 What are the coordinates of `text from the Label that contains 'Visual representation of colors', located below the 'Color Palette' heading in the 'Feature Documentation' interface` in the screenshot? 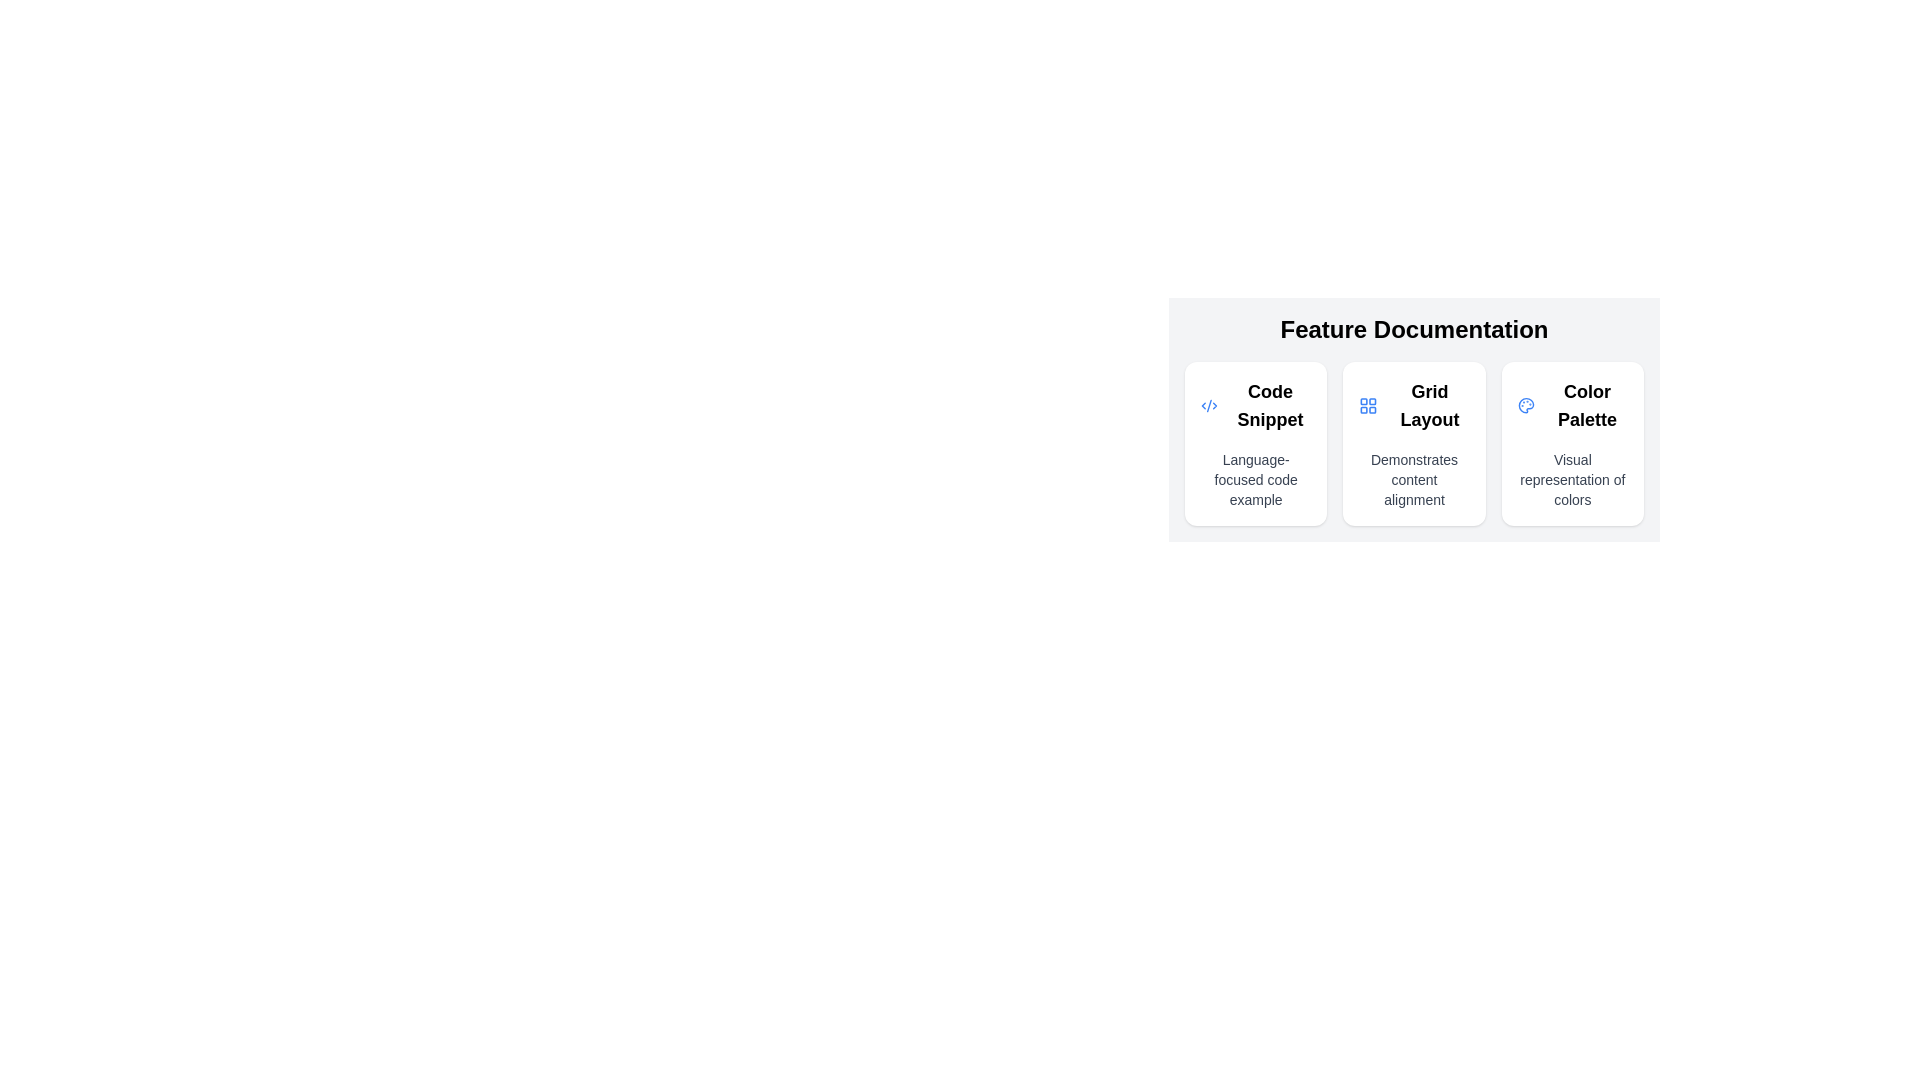 It's located at (1571, 479).